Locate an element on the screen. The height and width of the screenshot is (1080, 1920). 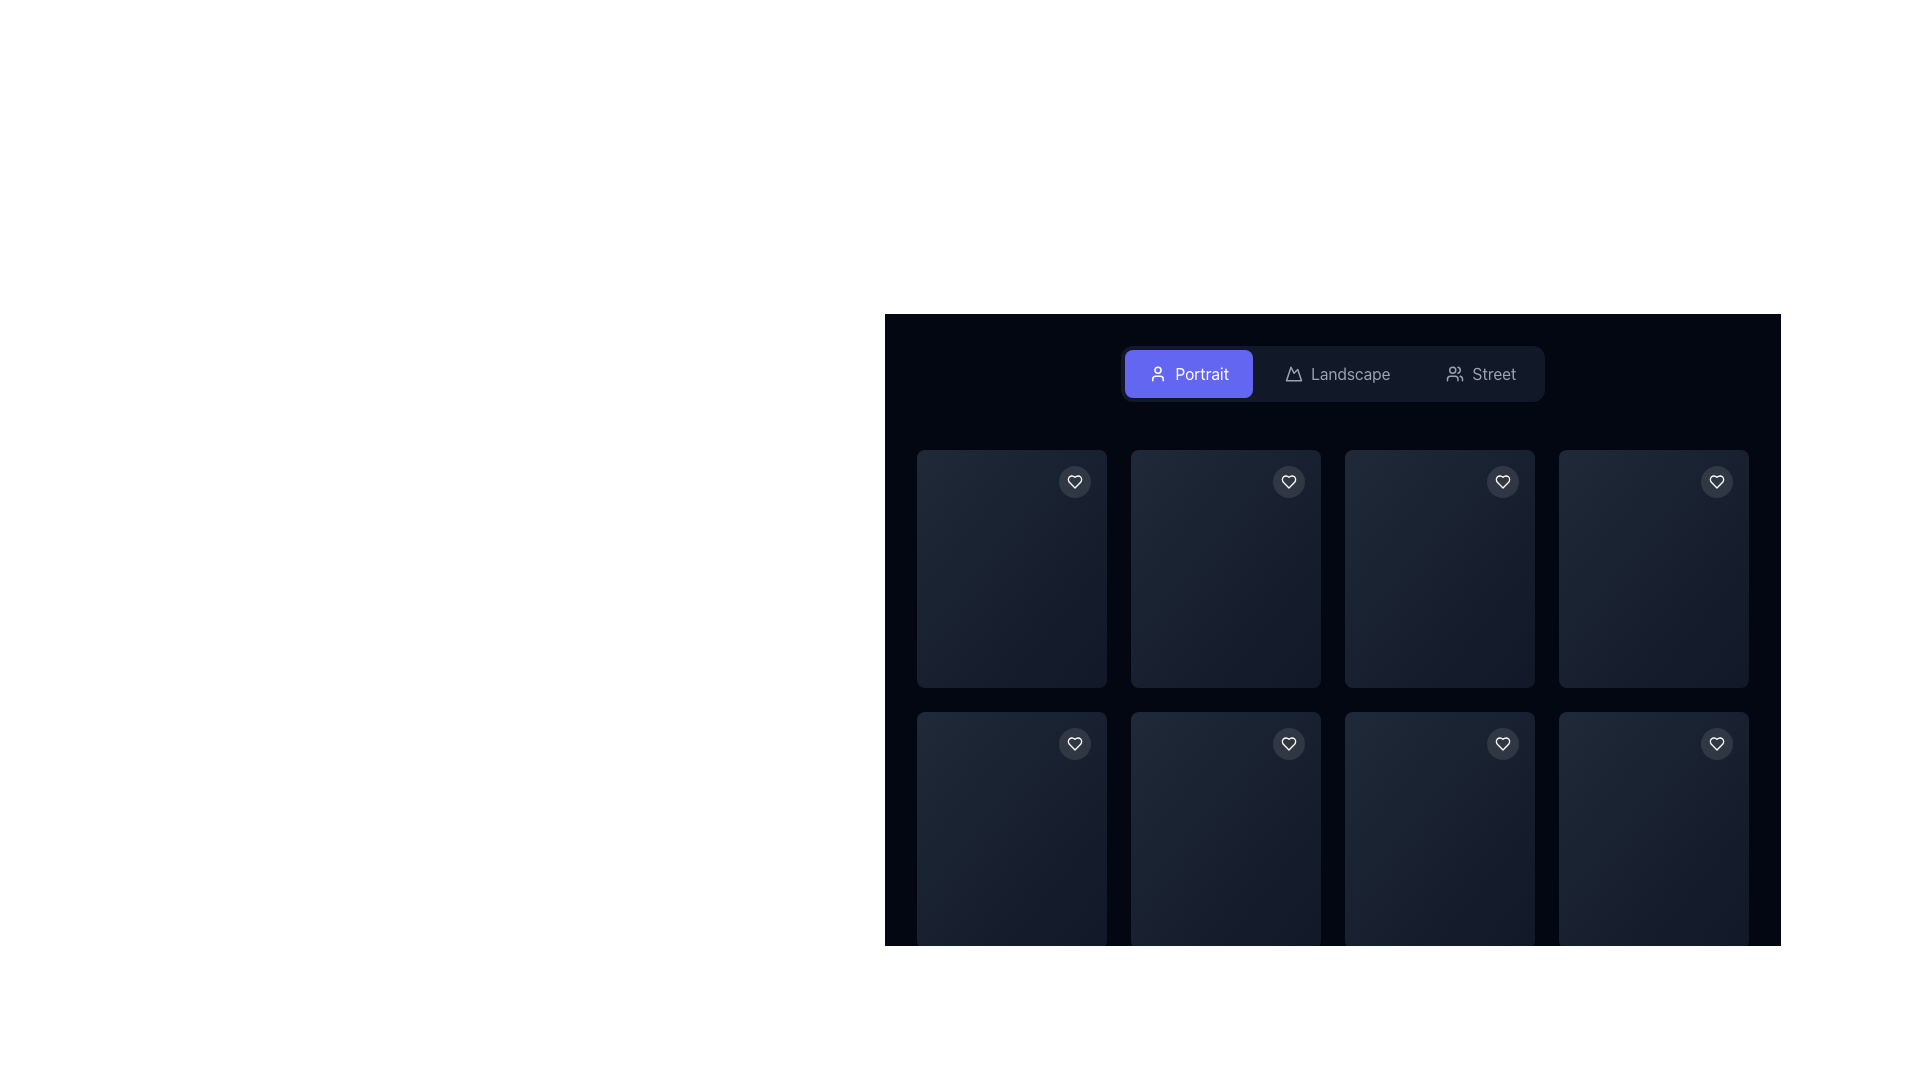
the third button in the horizontal row that filters content related to 'Street' is located at coordinates (1481, 374).